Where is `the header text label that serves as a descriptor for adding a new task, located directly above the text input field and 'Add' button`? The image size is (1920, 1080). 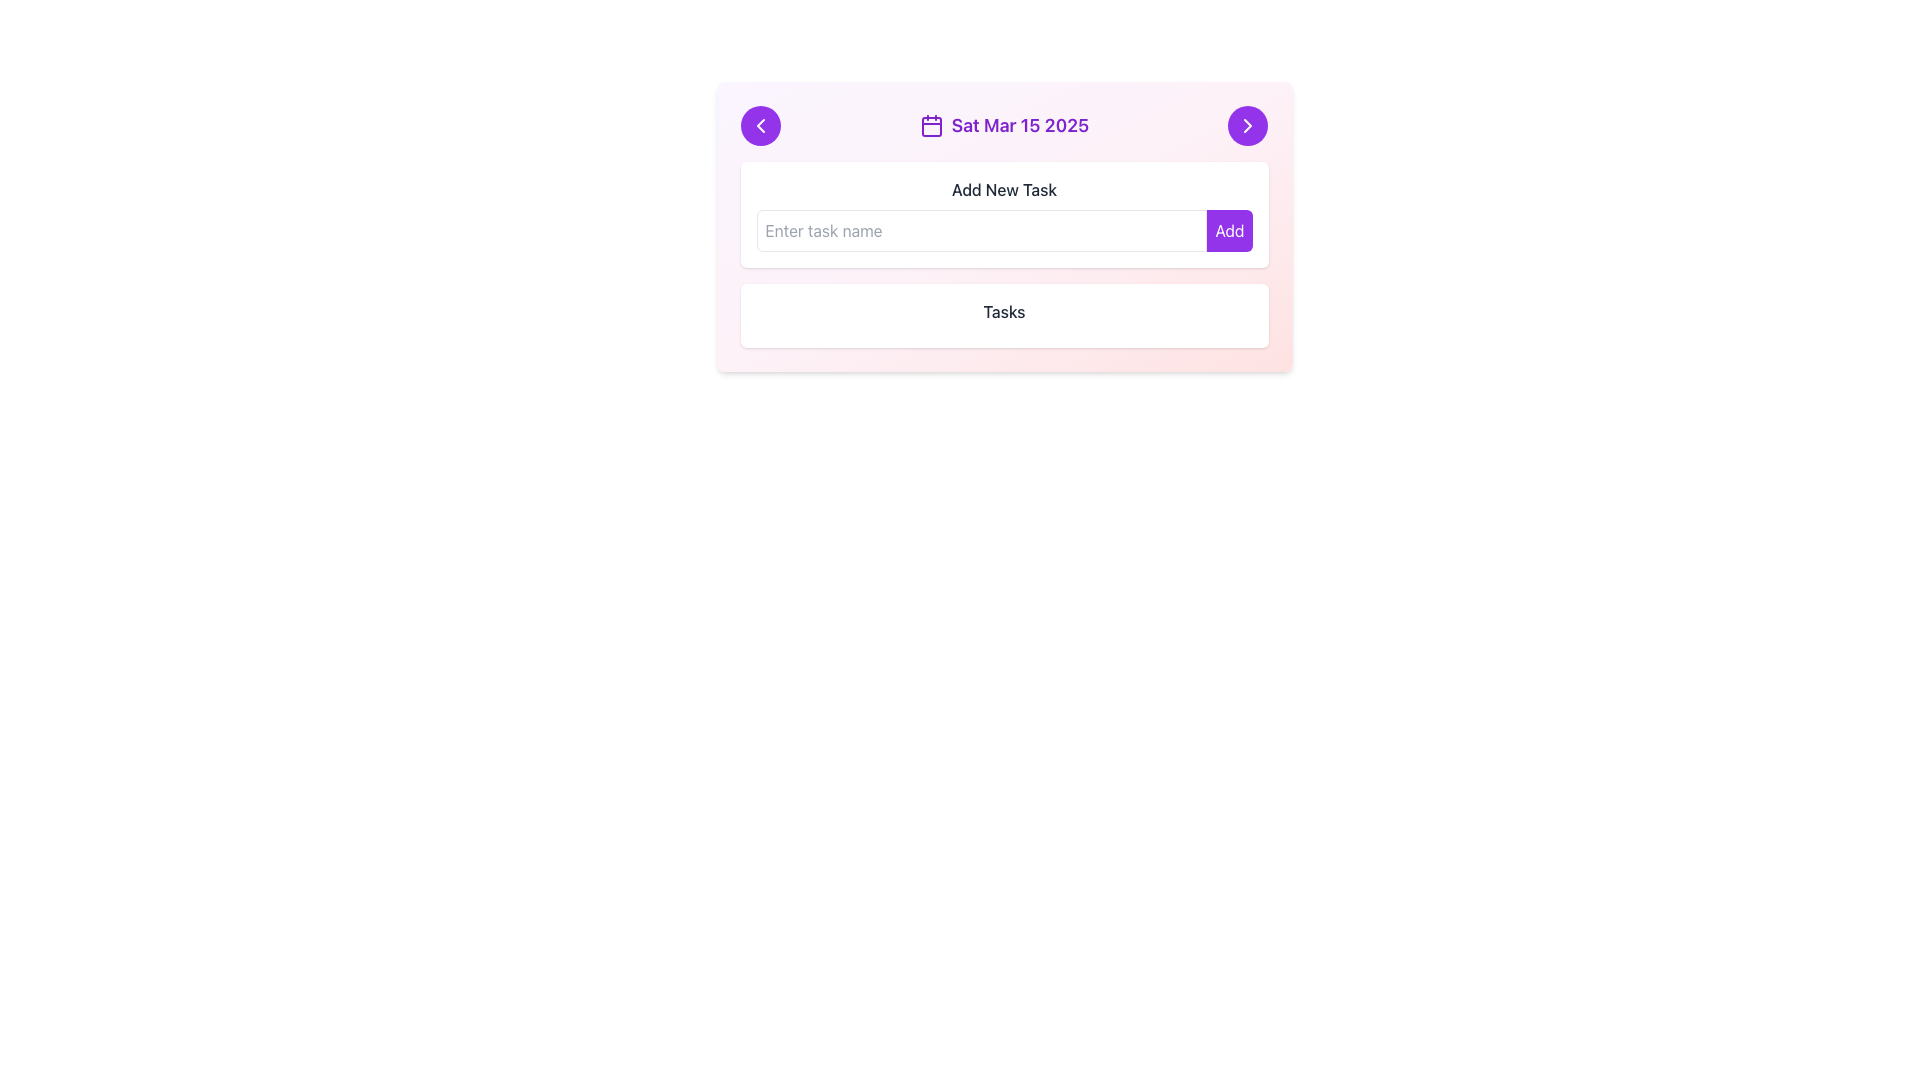
the header text label that serves as a descriptor for adding a new task, located directly above the text input field and 'Add' button is located at coordinates (1004, 189).